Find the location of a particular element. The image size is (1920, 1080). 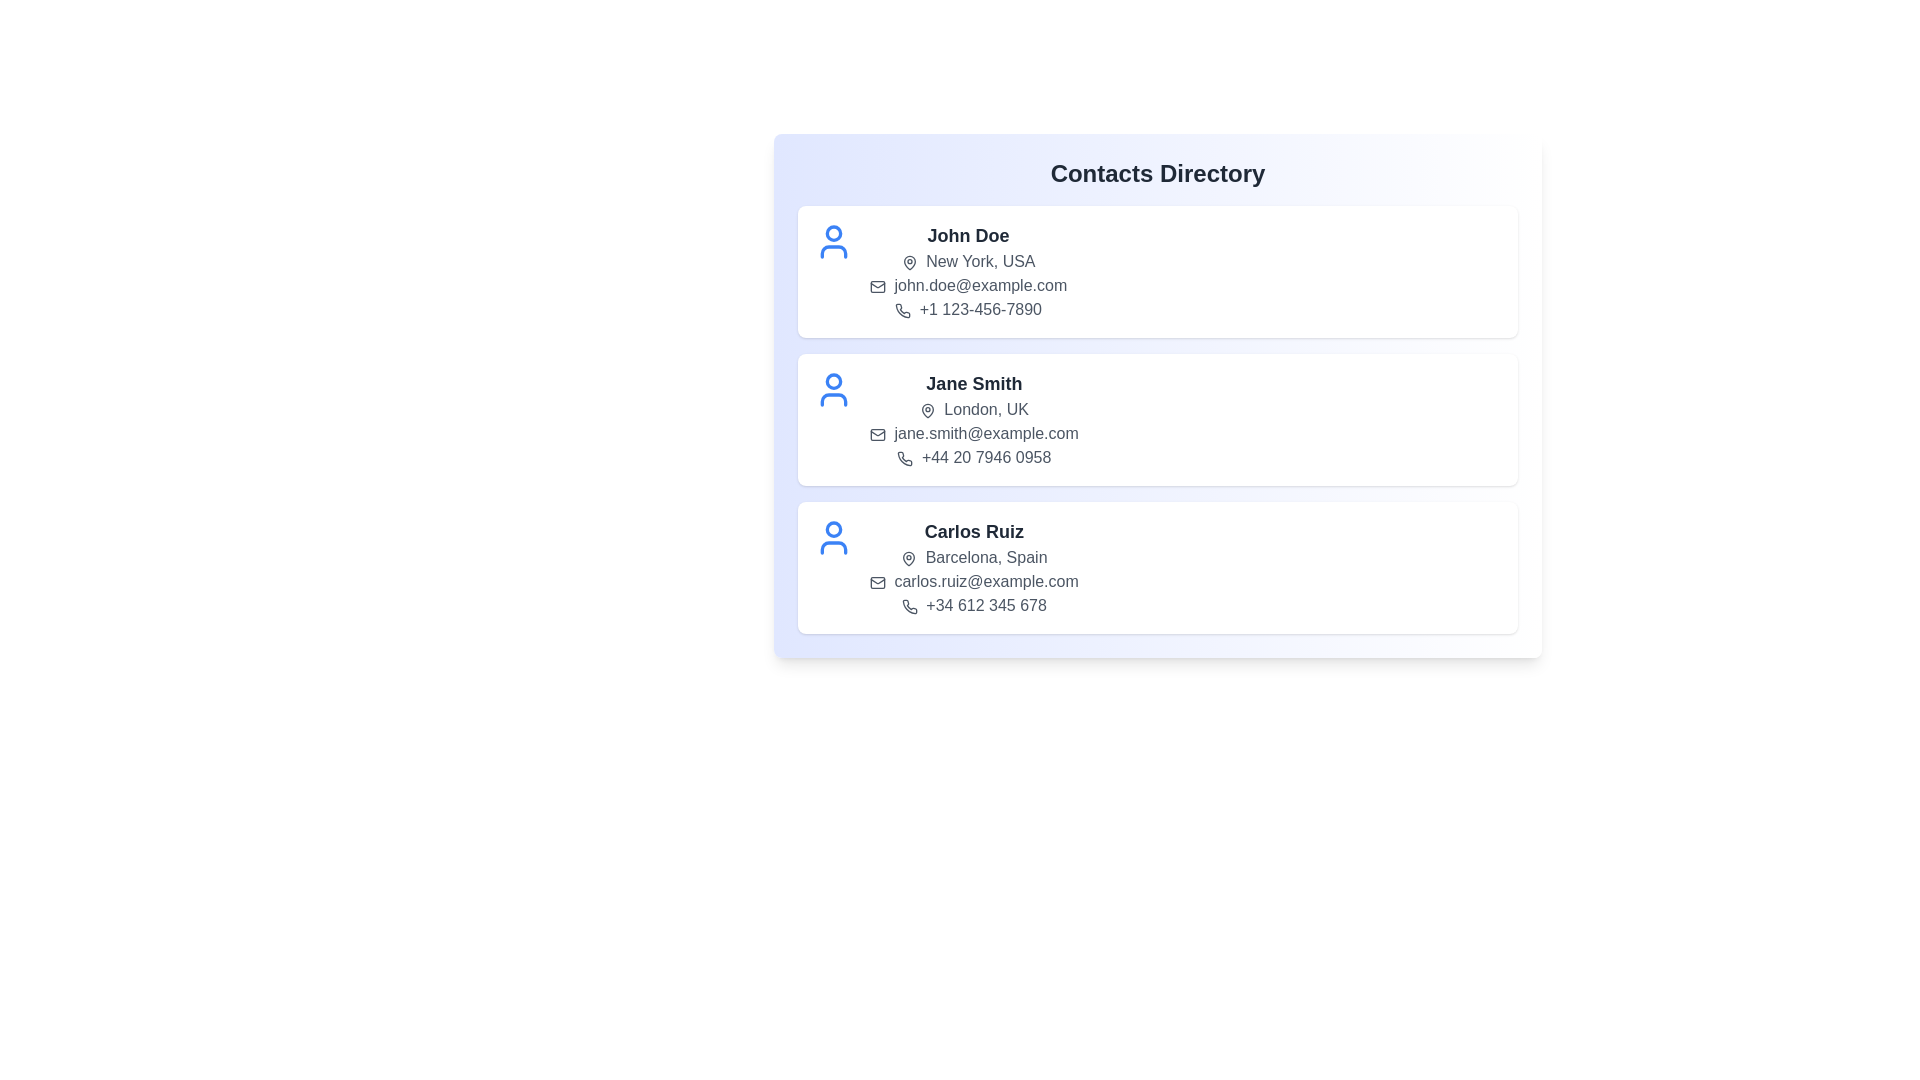

the mail icon for the contact John Doe is located at coordinates (878, 286).